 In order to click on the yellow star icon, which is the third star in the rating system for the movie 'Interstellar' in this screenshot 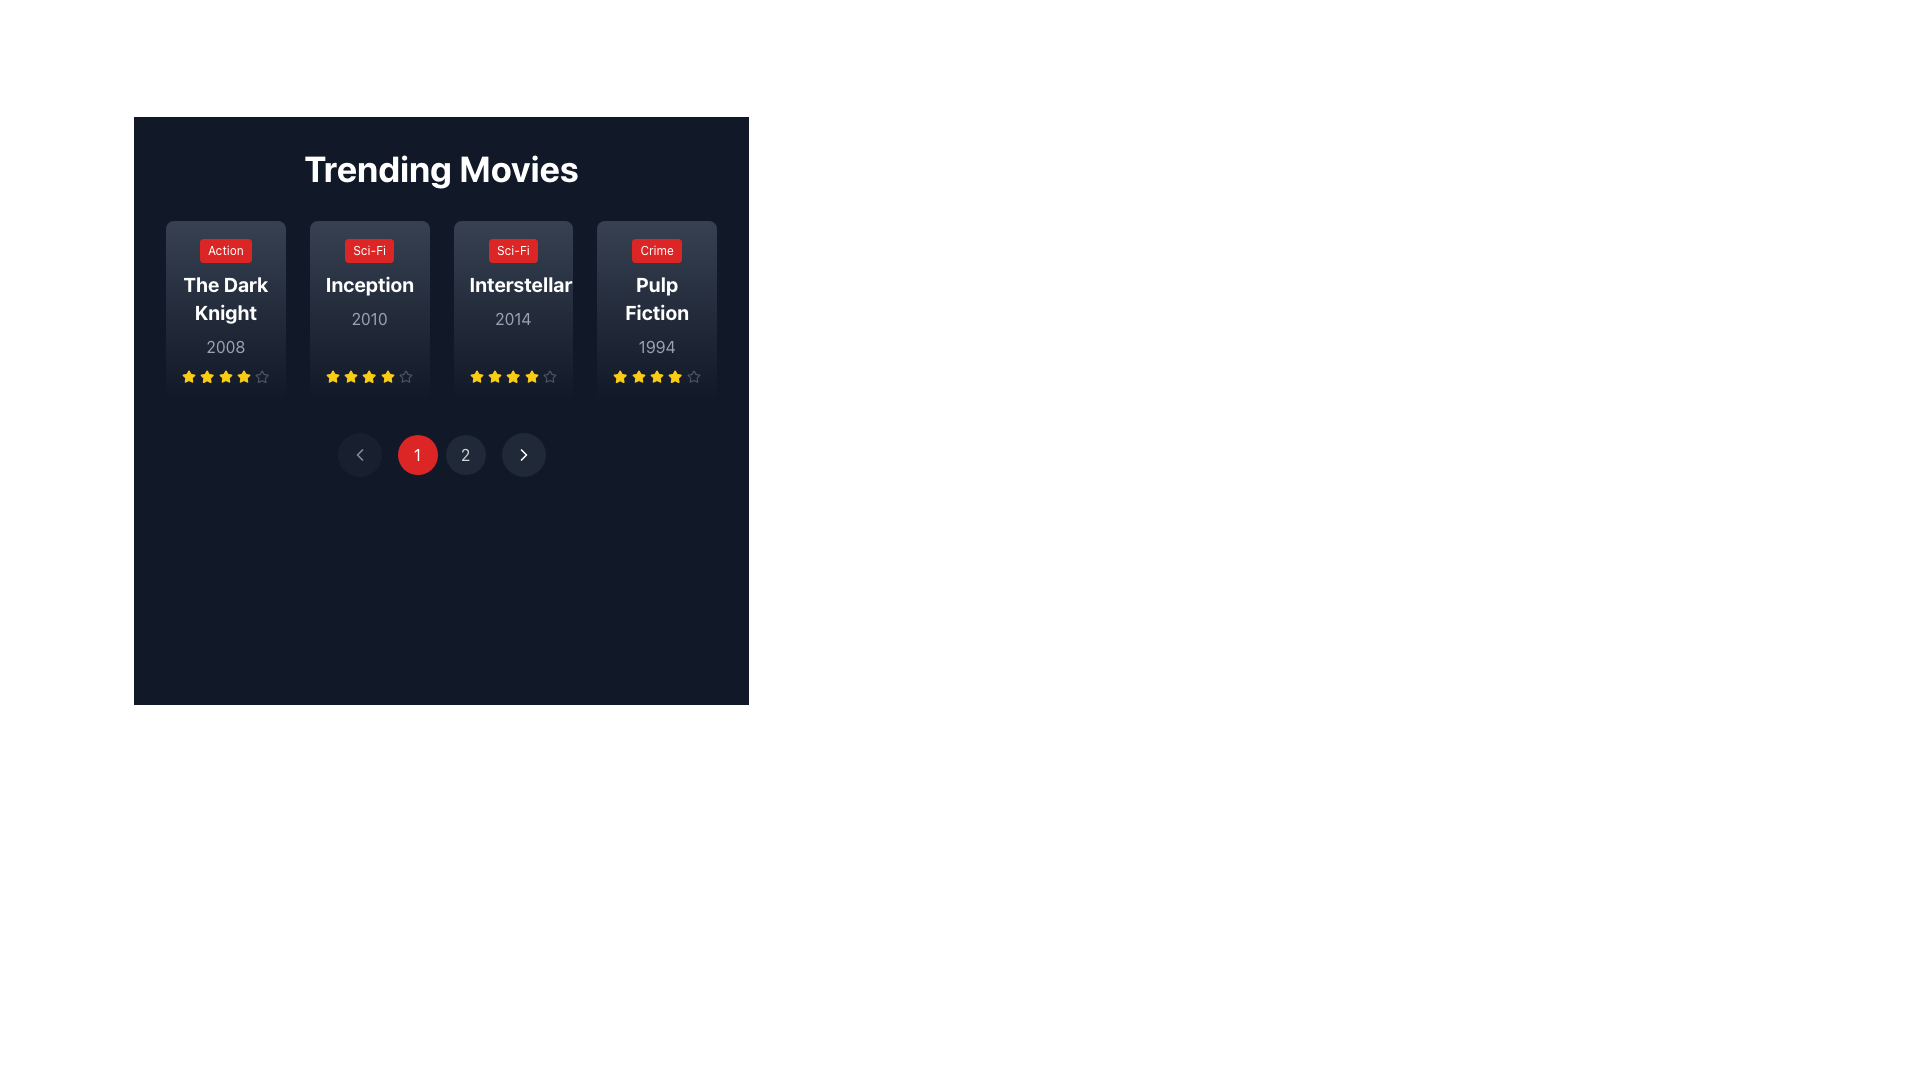, I will do `click(475, 376)`.